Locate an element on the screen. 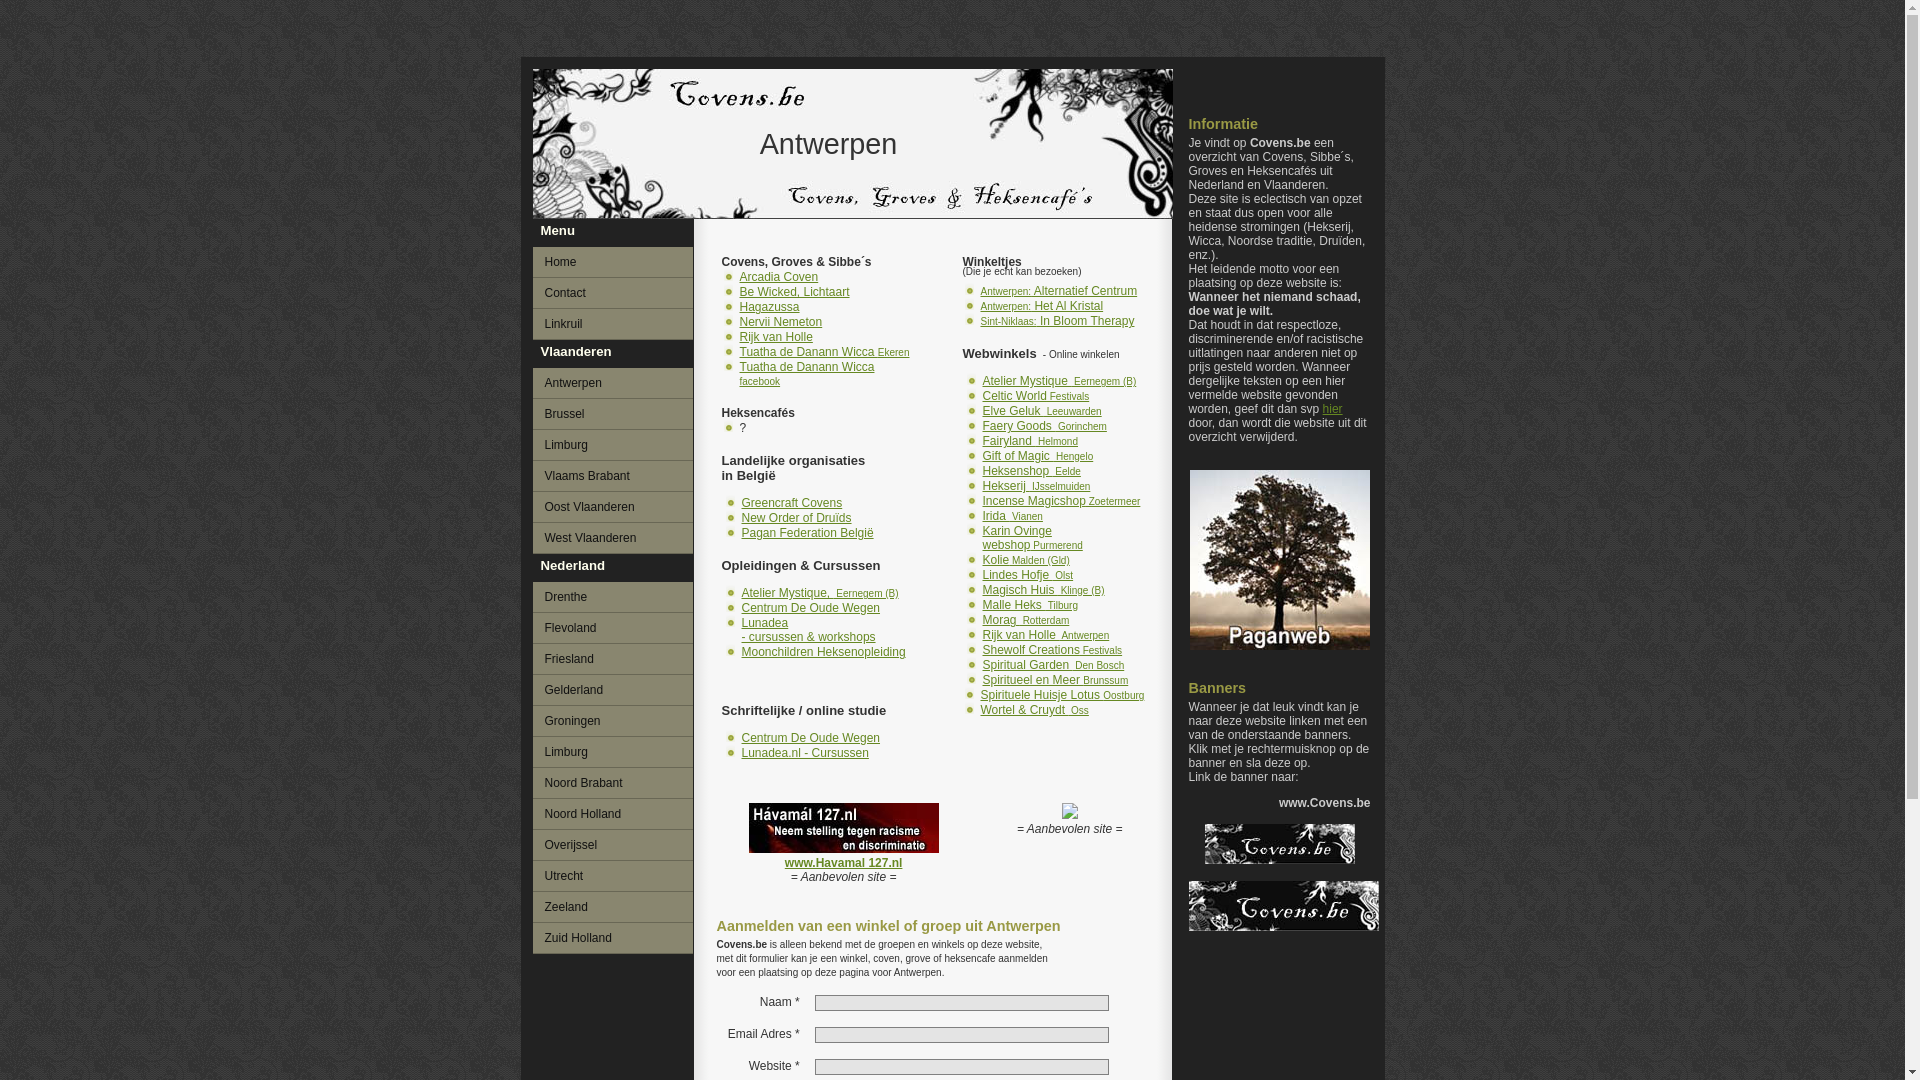 Image resolution: width=1920 pixels, height=1080 pixels. 'Gift of Magic  Hengelo' is located at coordinates (982, 455).